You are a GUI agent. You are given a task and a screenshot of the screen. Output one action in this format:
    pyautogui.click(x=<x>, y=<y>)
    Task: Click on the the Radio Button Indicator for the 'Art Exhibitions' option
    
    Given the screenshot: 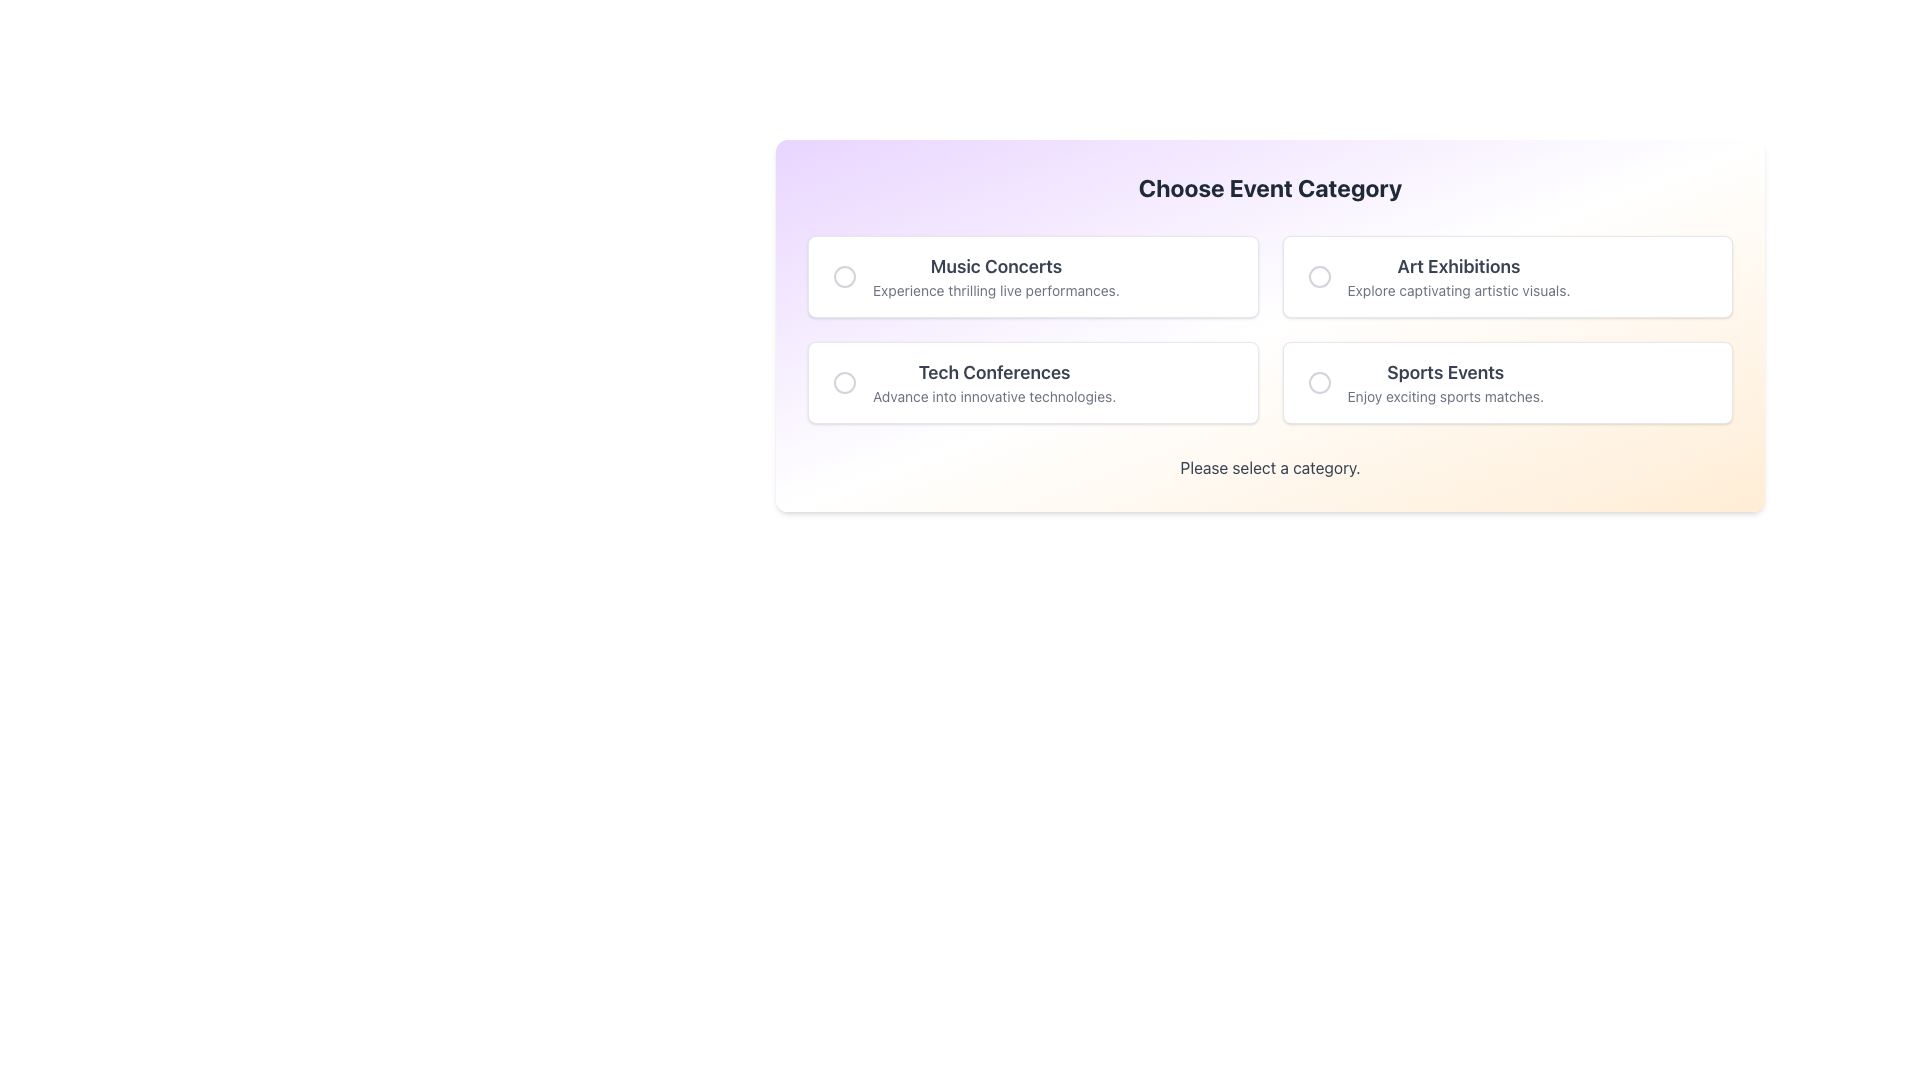 What is the action you would take?
    pyautogui.click(x=1319, y=277)
    